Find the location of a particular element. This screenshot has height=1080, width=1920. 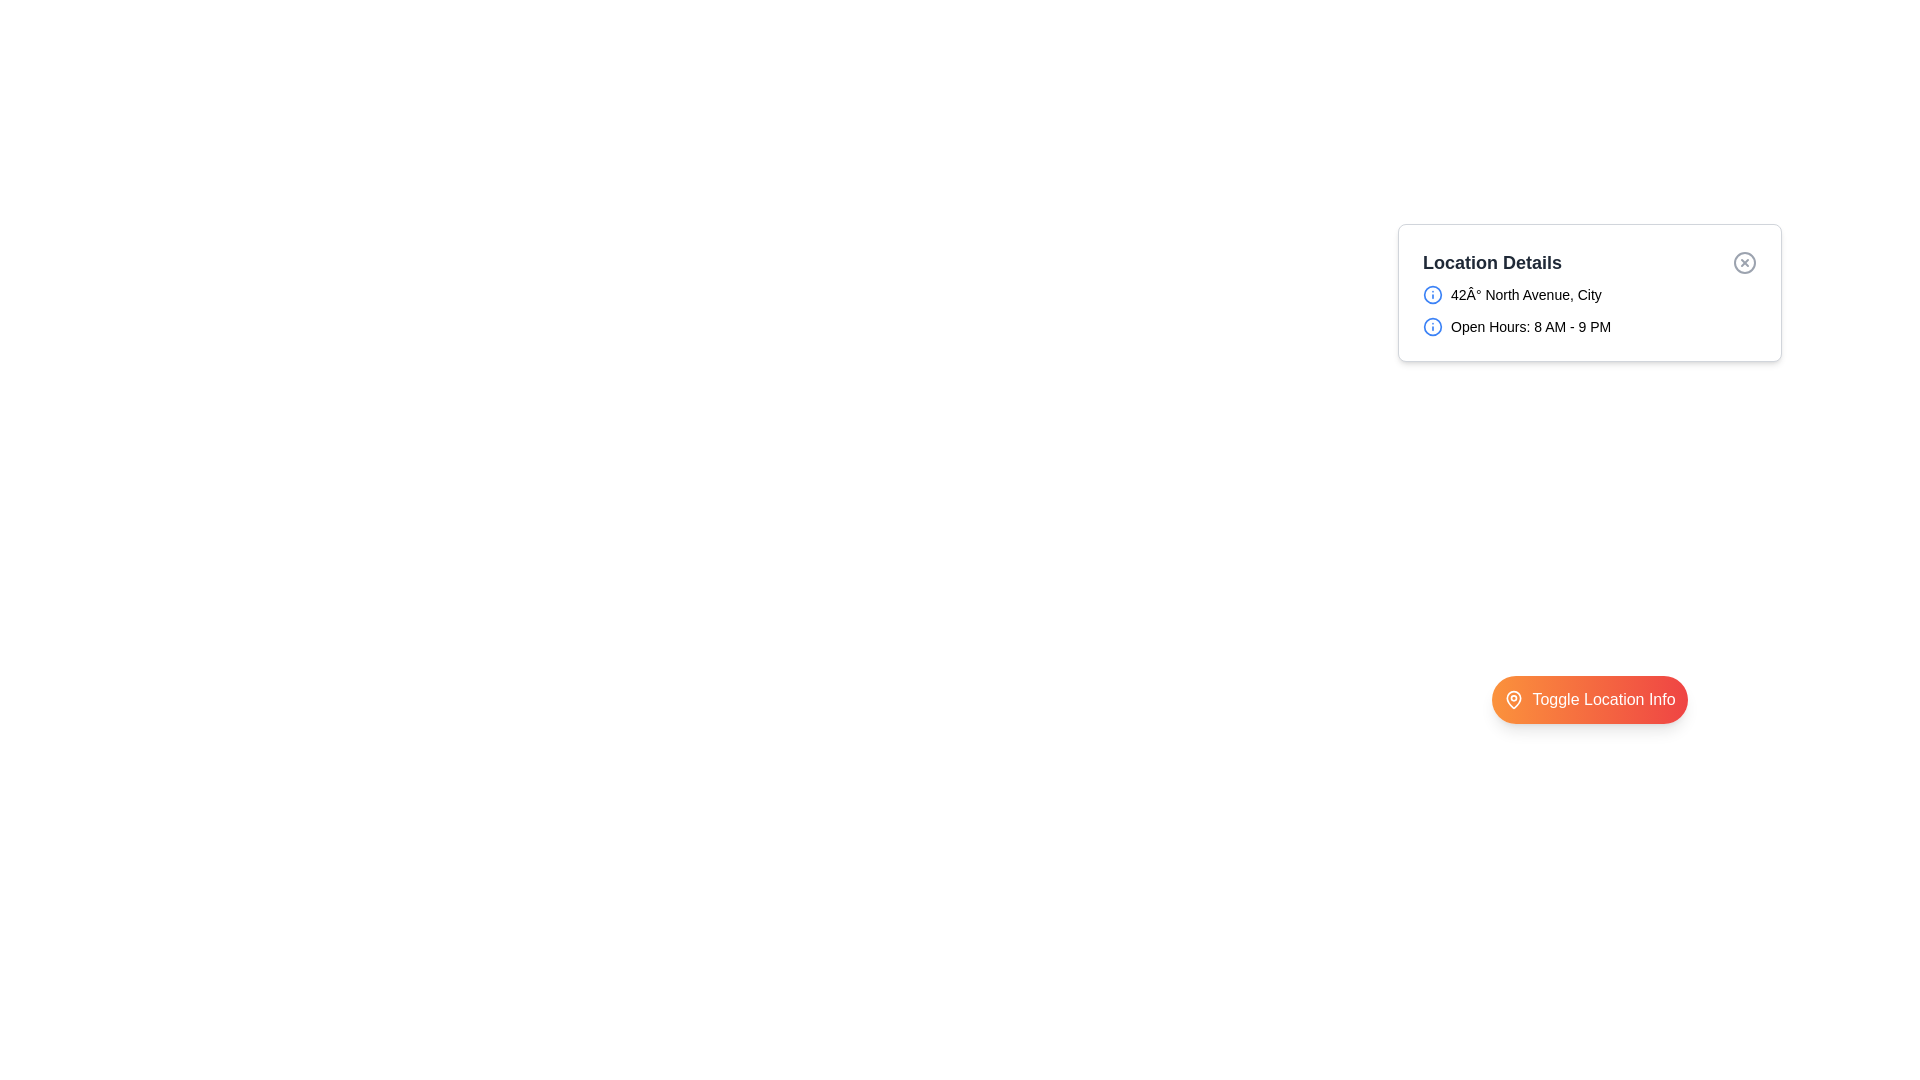

the close or remove button located in the top-right corner of the 'Location Details' section is located at coordinates (1744, 261).